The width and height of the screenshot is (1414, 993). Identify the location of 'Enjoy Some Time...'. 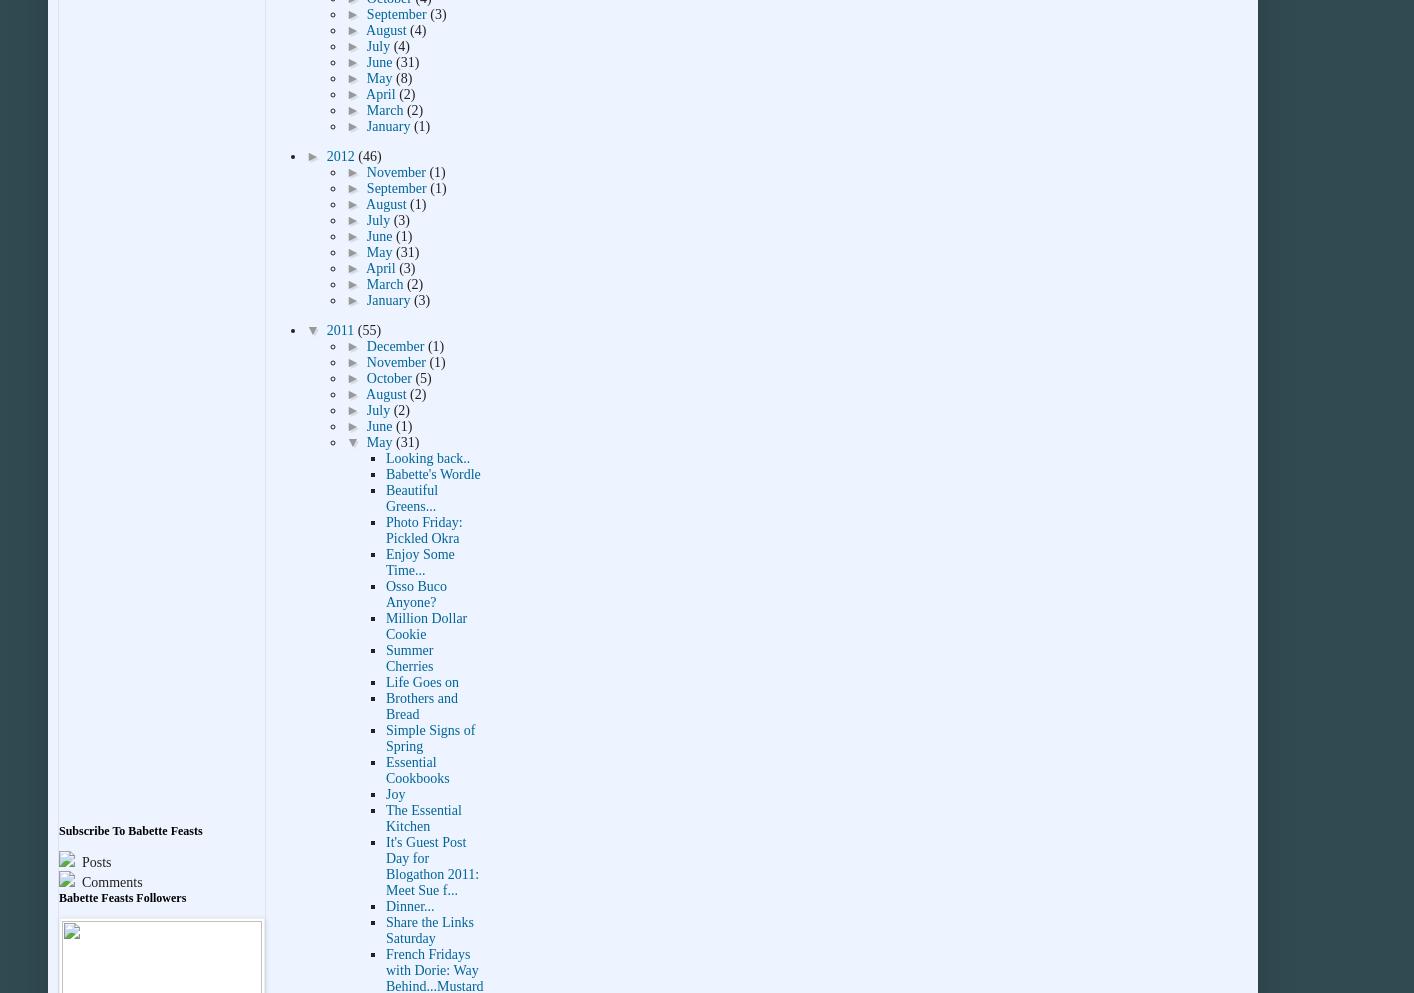
(418, 561).